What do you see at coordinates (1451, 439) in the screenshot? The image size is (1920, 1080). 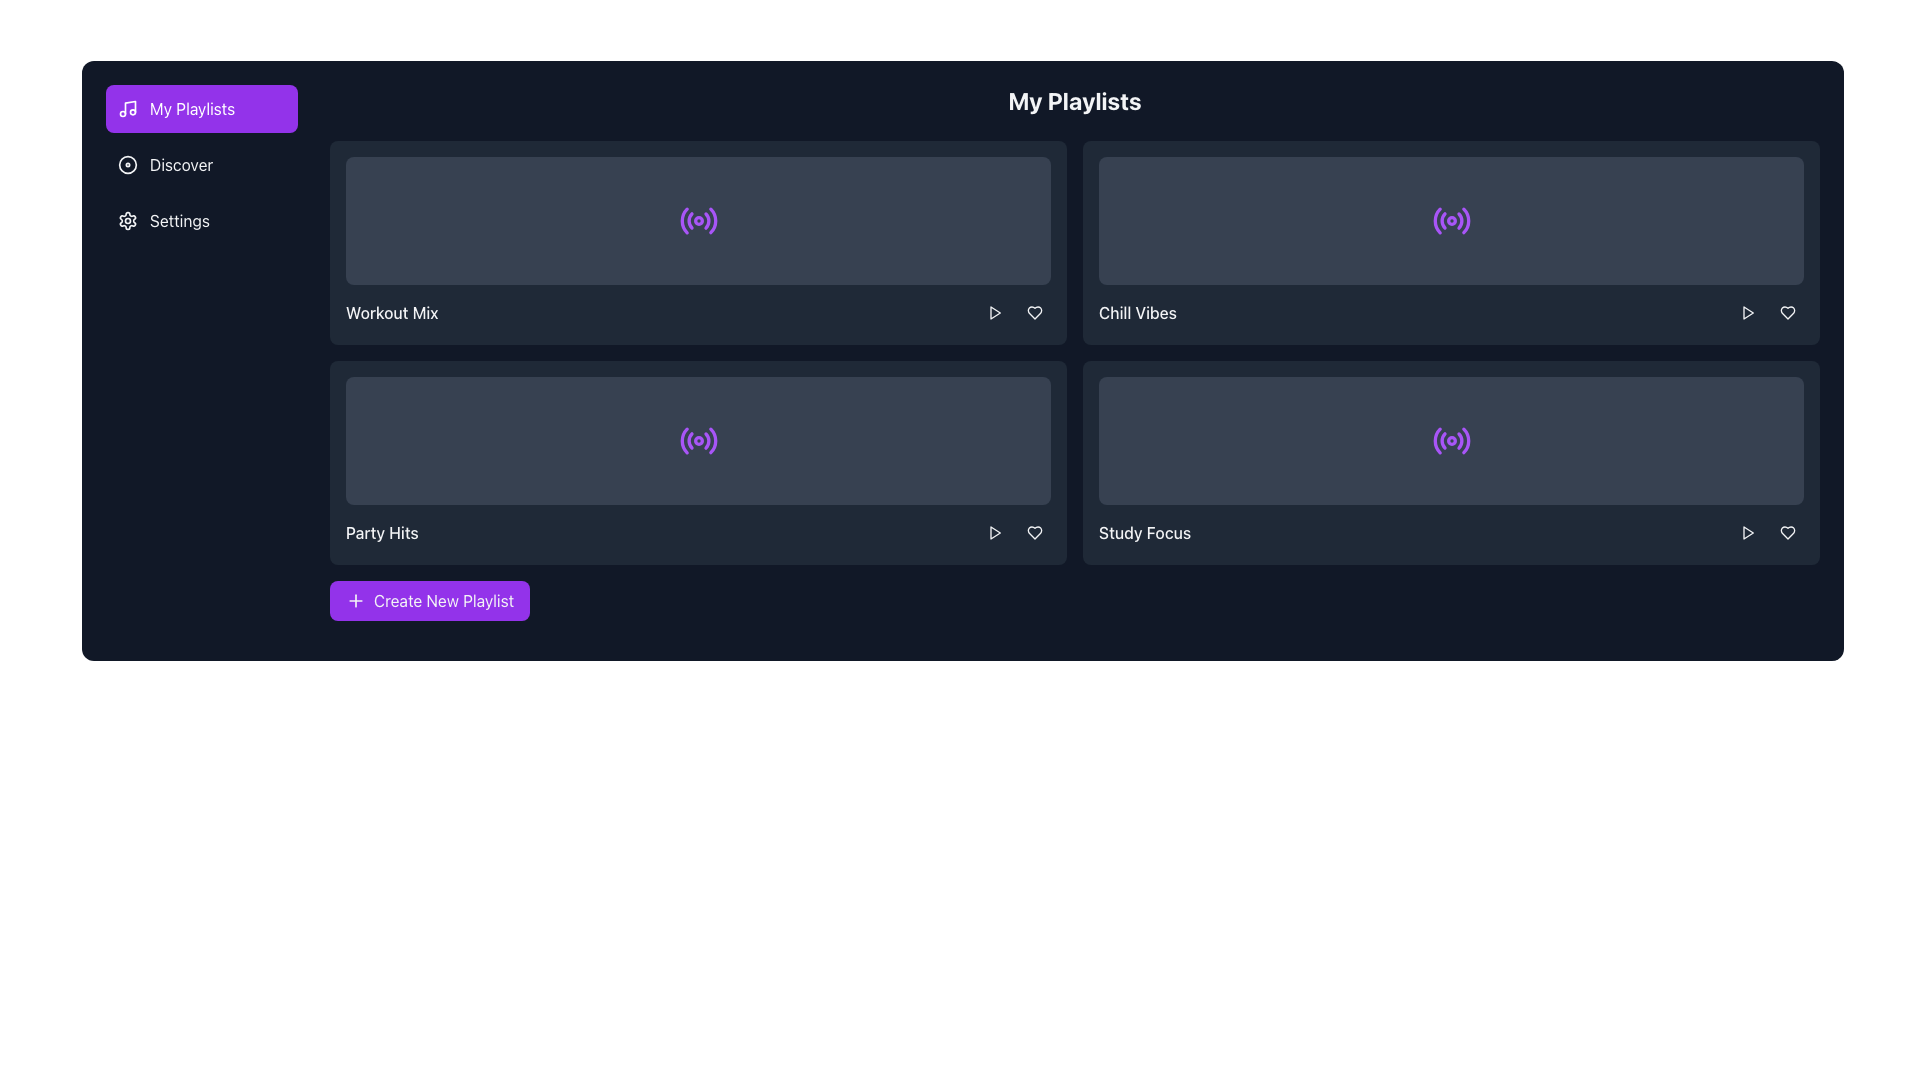 I see `the visual placeholder card for 'Study Focus', located at the bottom right position of the grid layout` at bounding box center [1451, 439].